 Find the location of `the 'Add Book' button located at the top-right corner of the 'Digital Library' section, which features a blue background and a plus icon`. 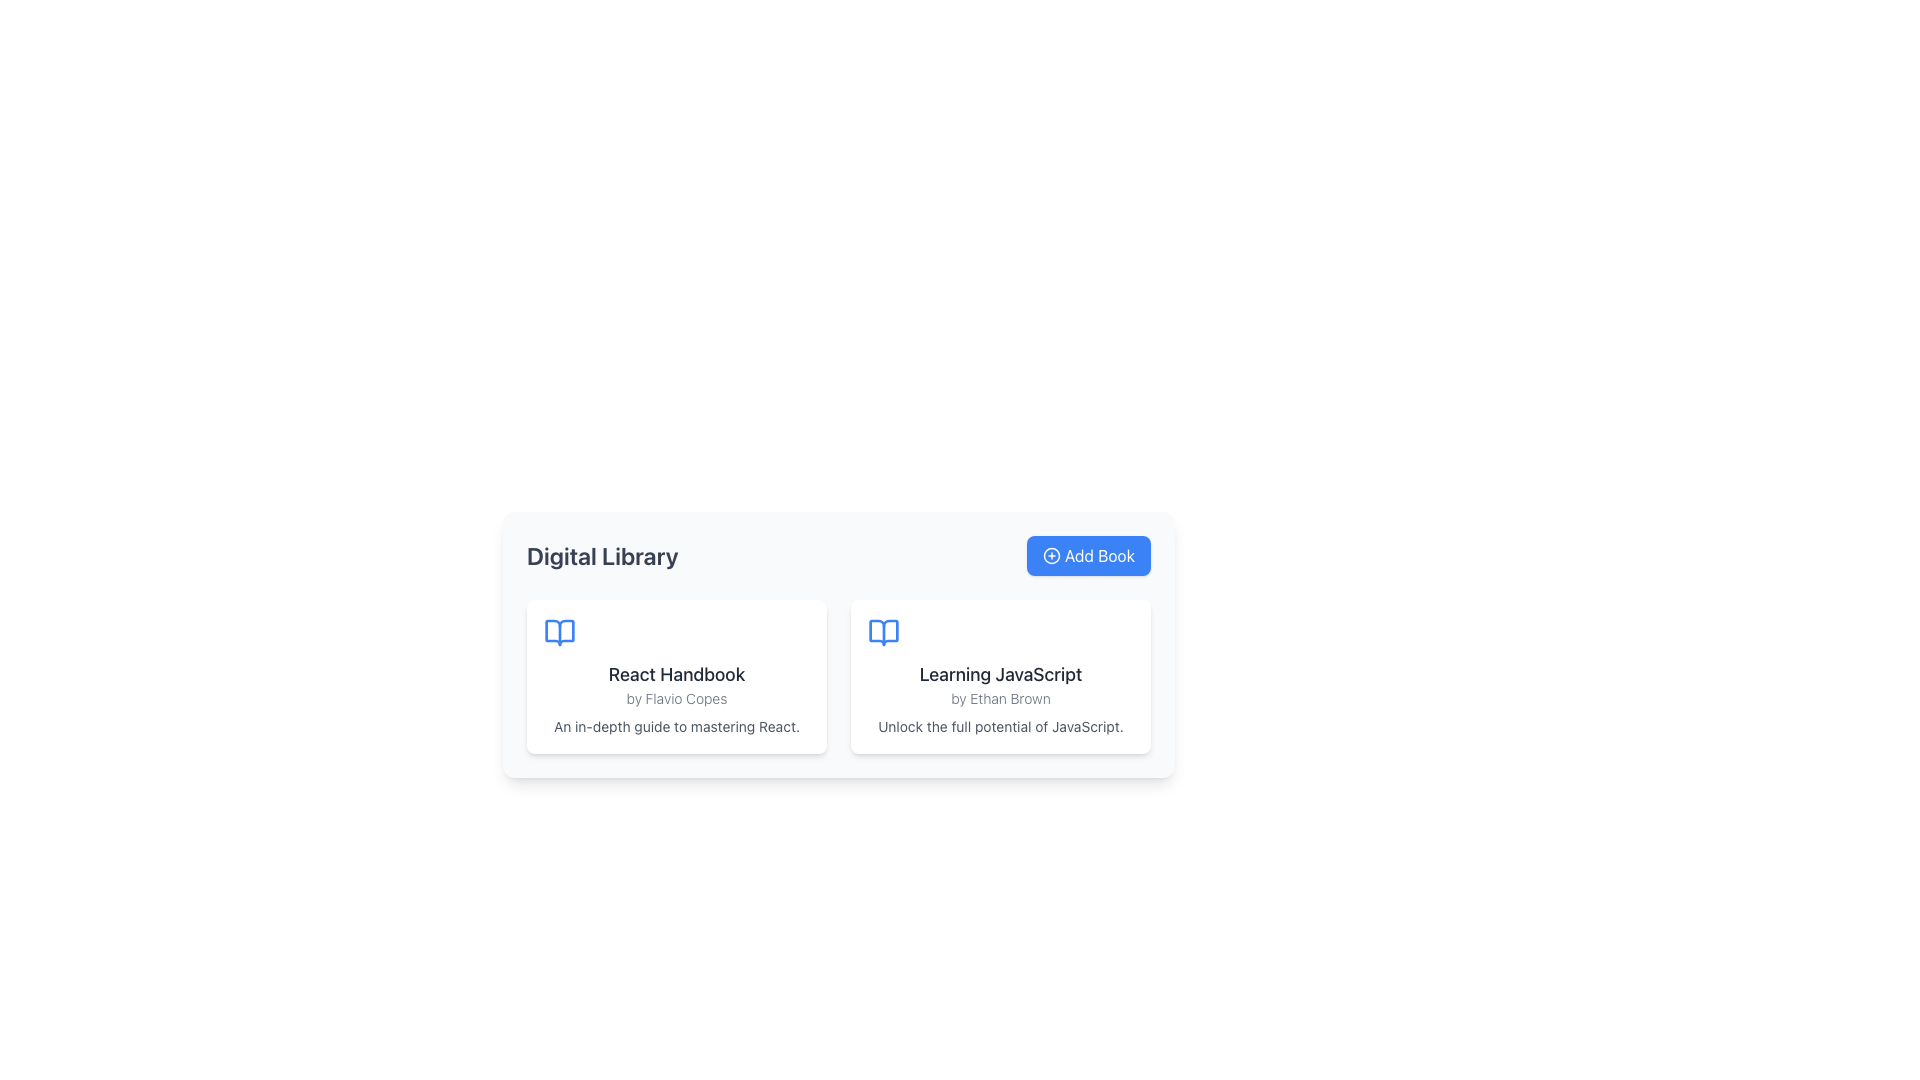

the 'Add Book' button located at the top-right corner of the 'Digital Library' section, which features a blue background and a plus icon is located at coordinates (1098, 555).